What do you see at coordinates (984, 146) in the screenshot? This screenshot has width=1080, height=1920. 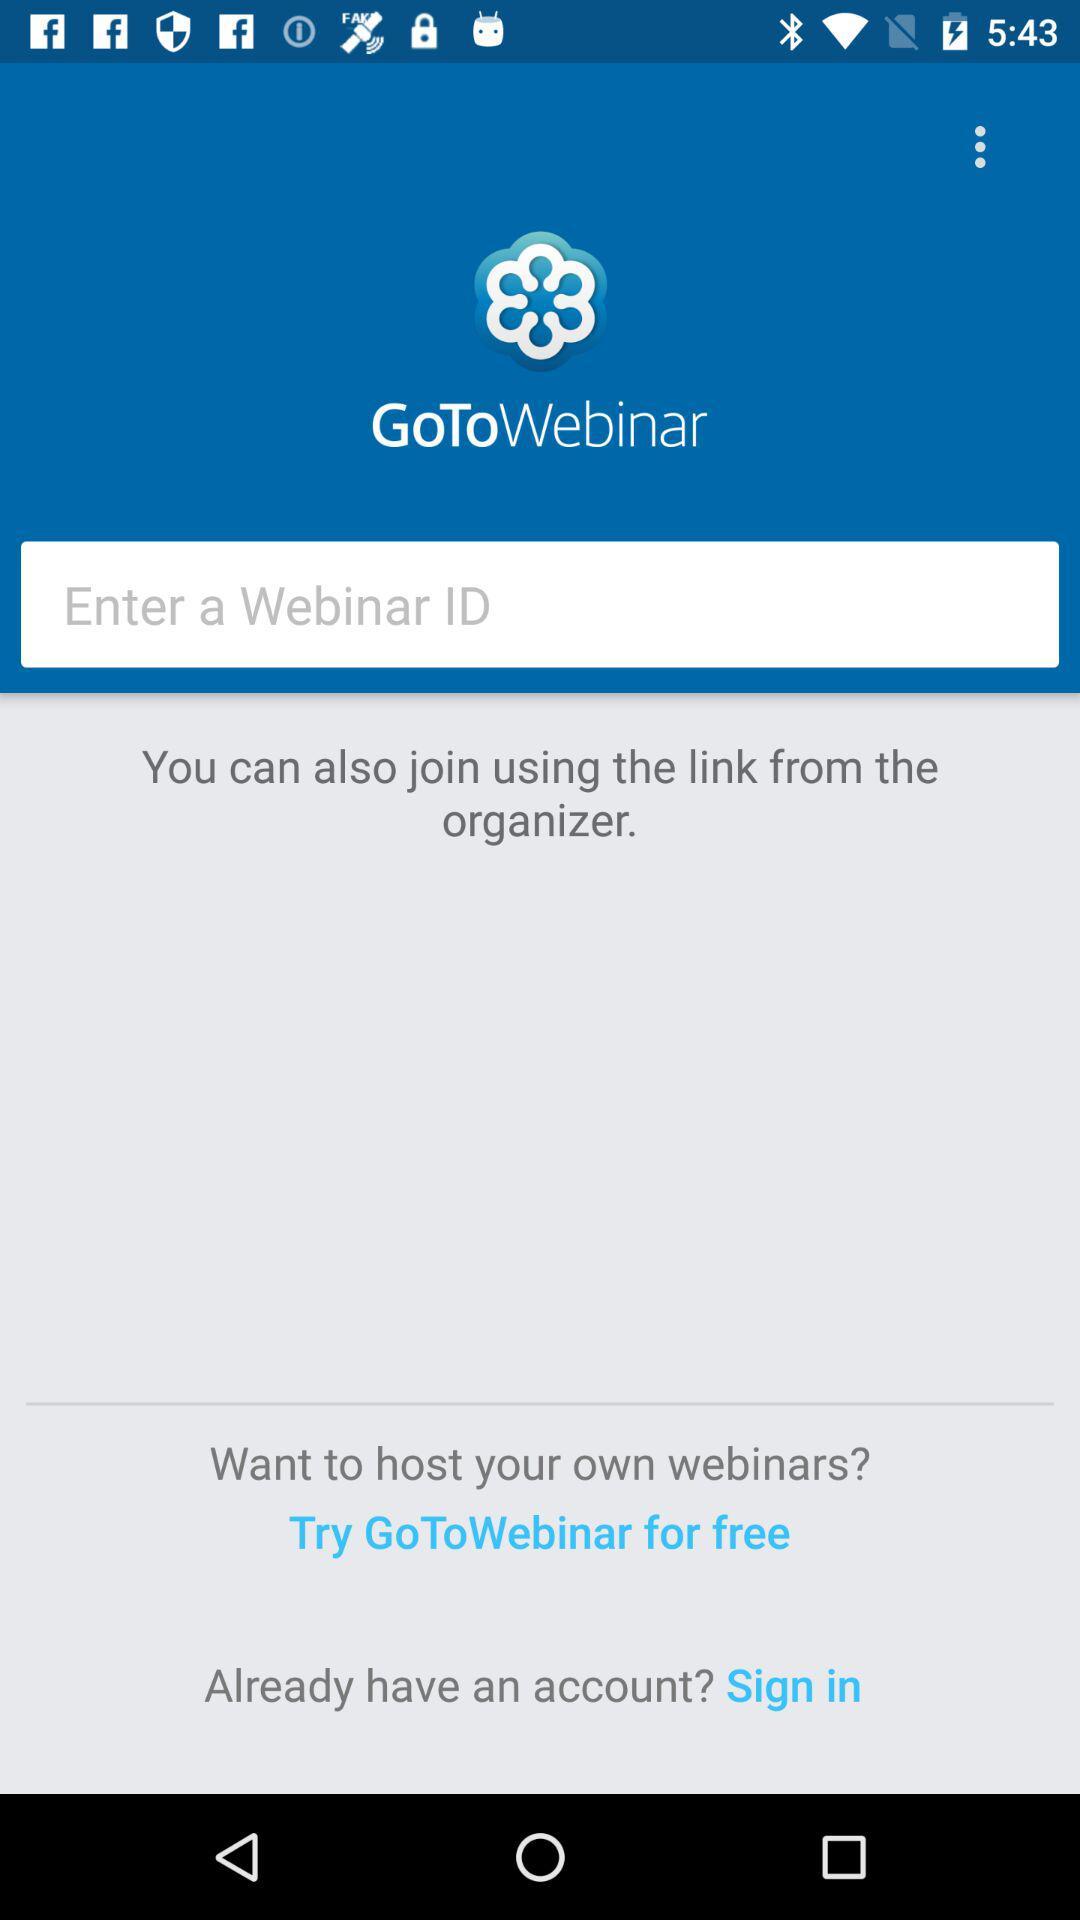 I see `item at the top right corner` at bounding box center [984, 146].